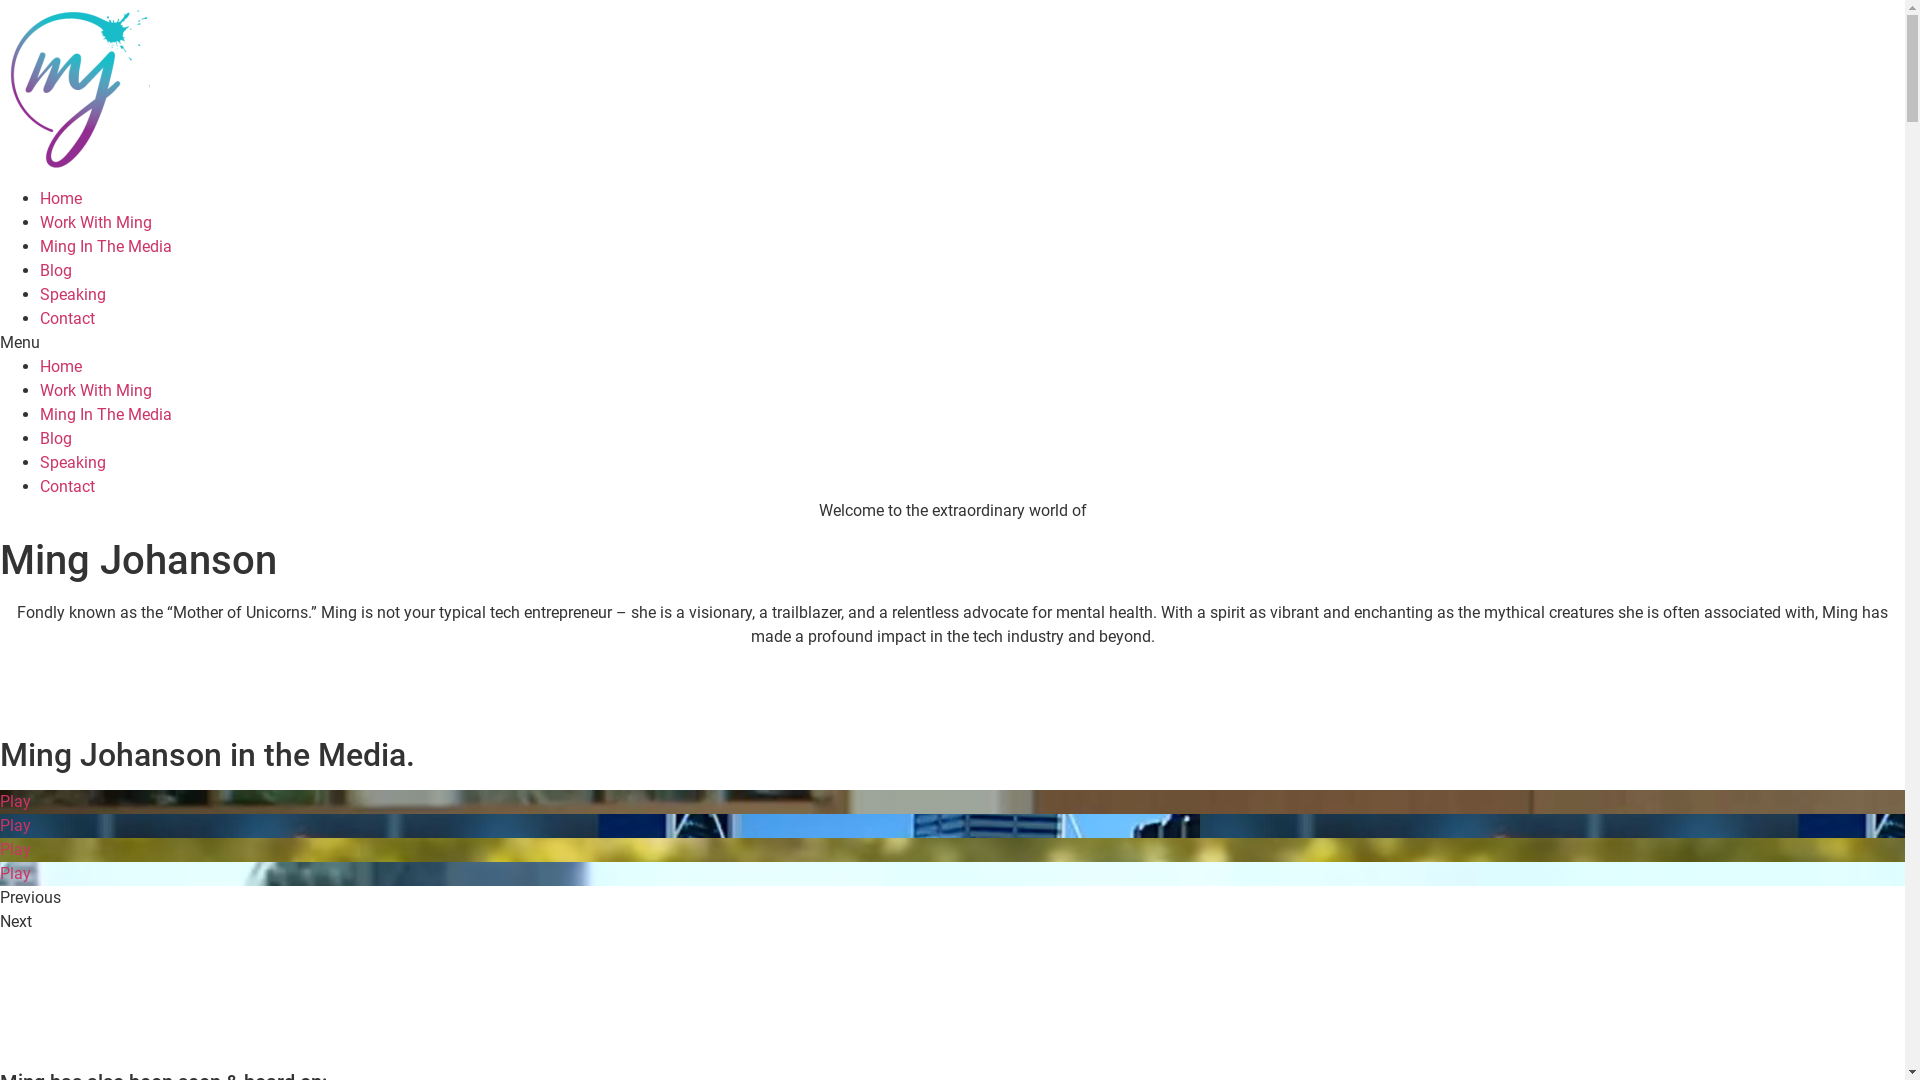 The width and height of the screenshot is (1920, 1080). Describe the element at coordinates (104, 413) in the screenshot. I see `'Ming In The Media'` at that location.